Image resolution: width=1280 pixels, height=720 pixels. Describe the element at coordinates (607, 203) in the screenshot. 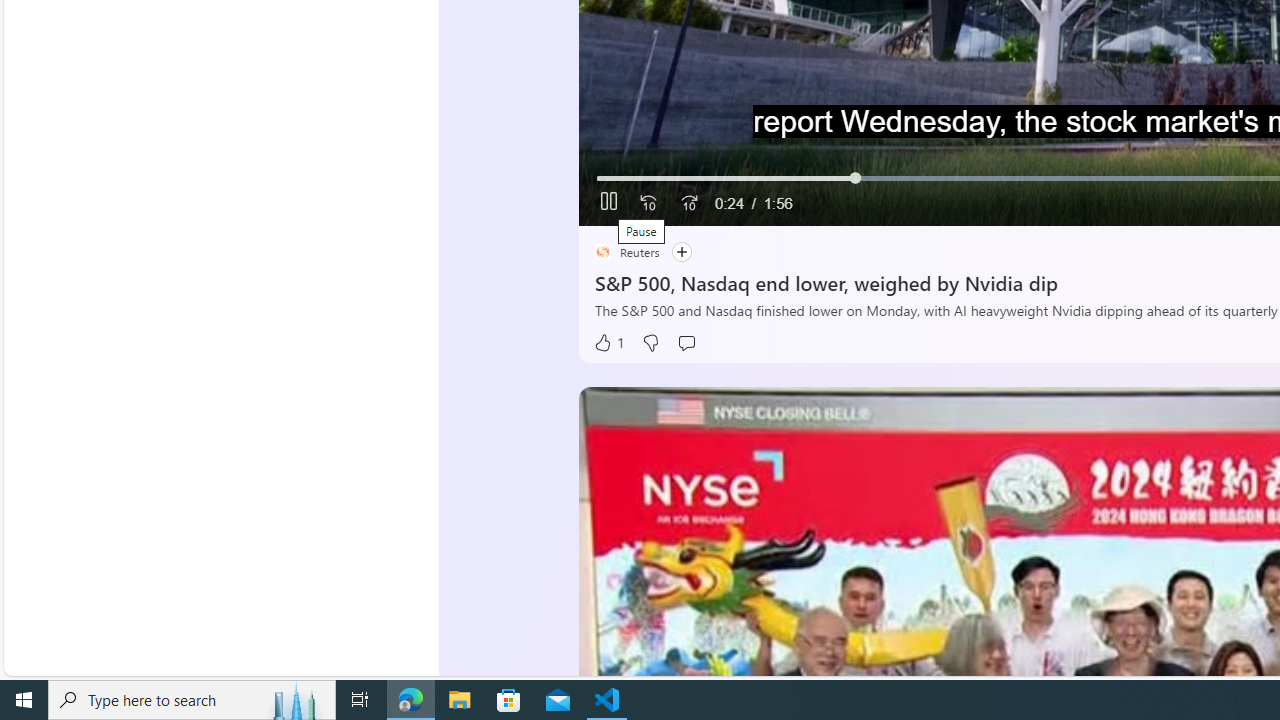

I see `'Pause'` at that location.